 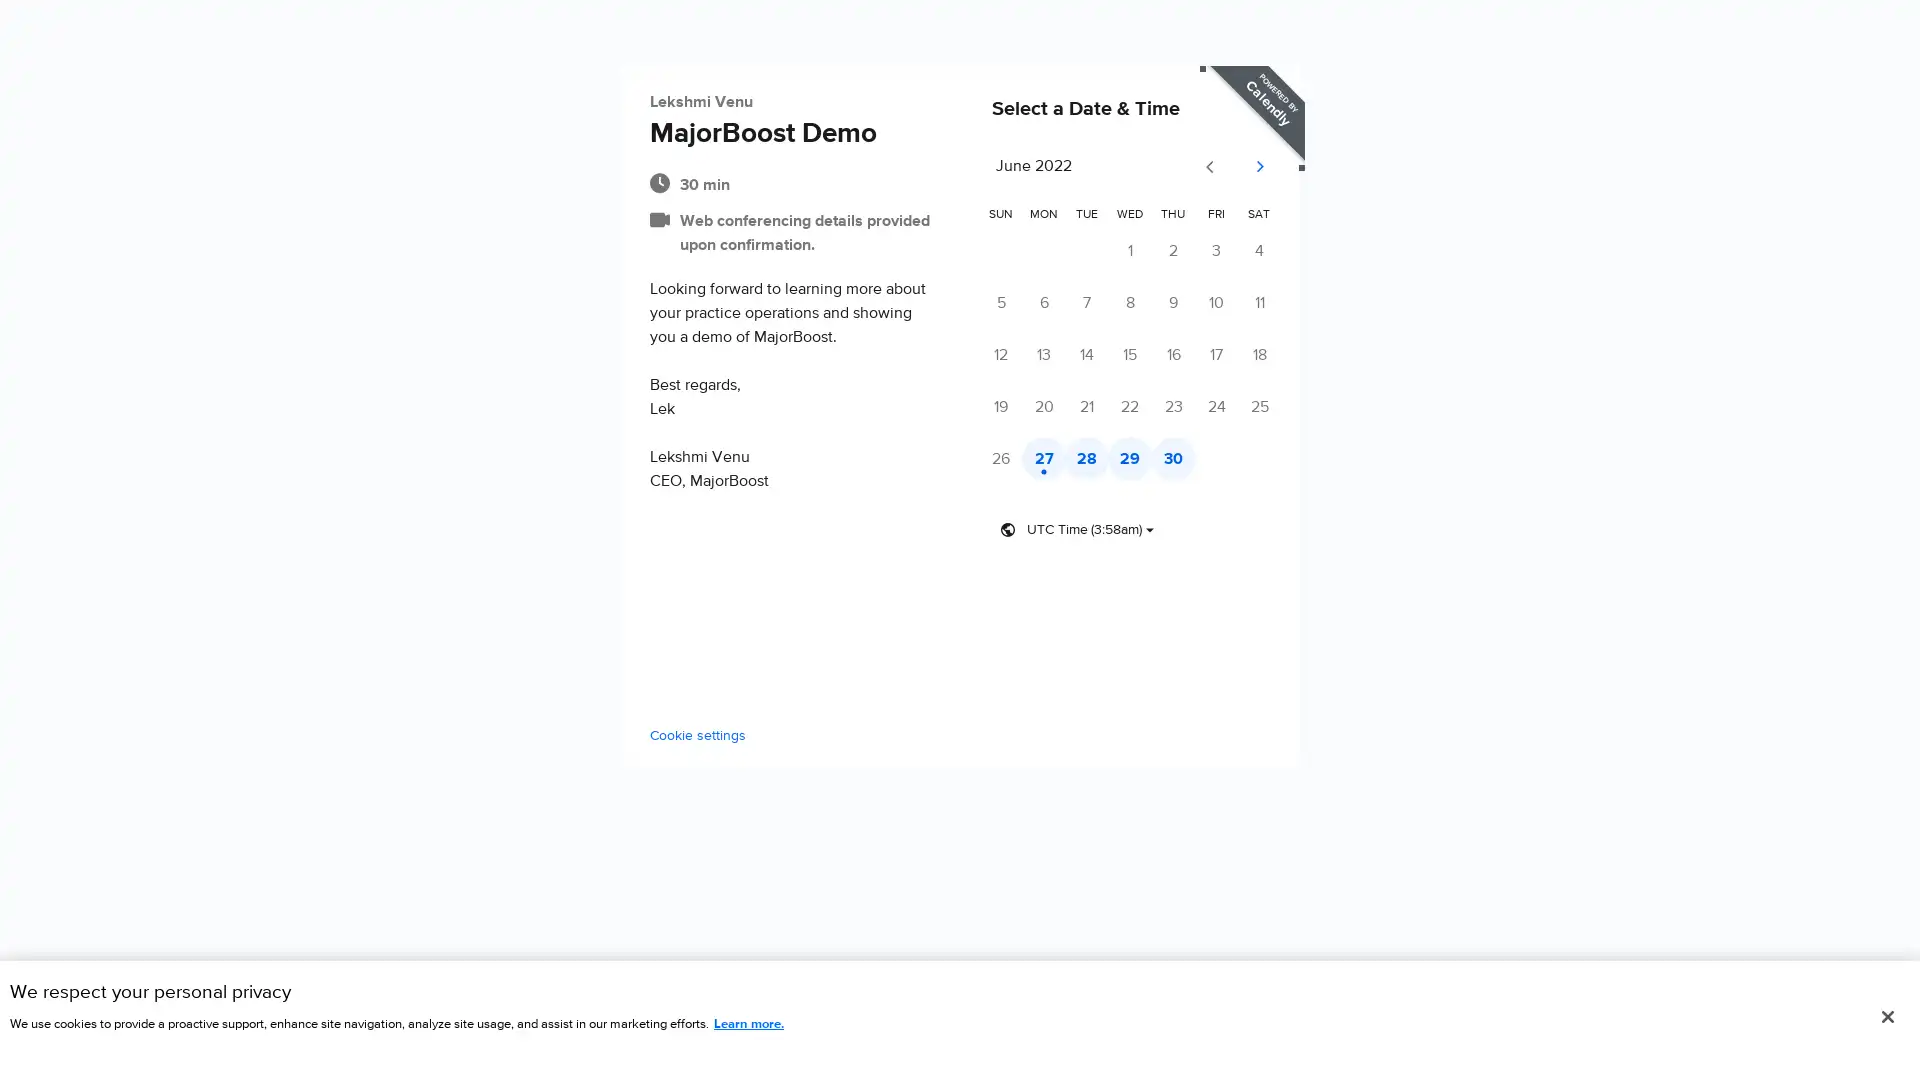 I want to click on Sunday, June 19 - No times available, so click(x=1003, y=407).